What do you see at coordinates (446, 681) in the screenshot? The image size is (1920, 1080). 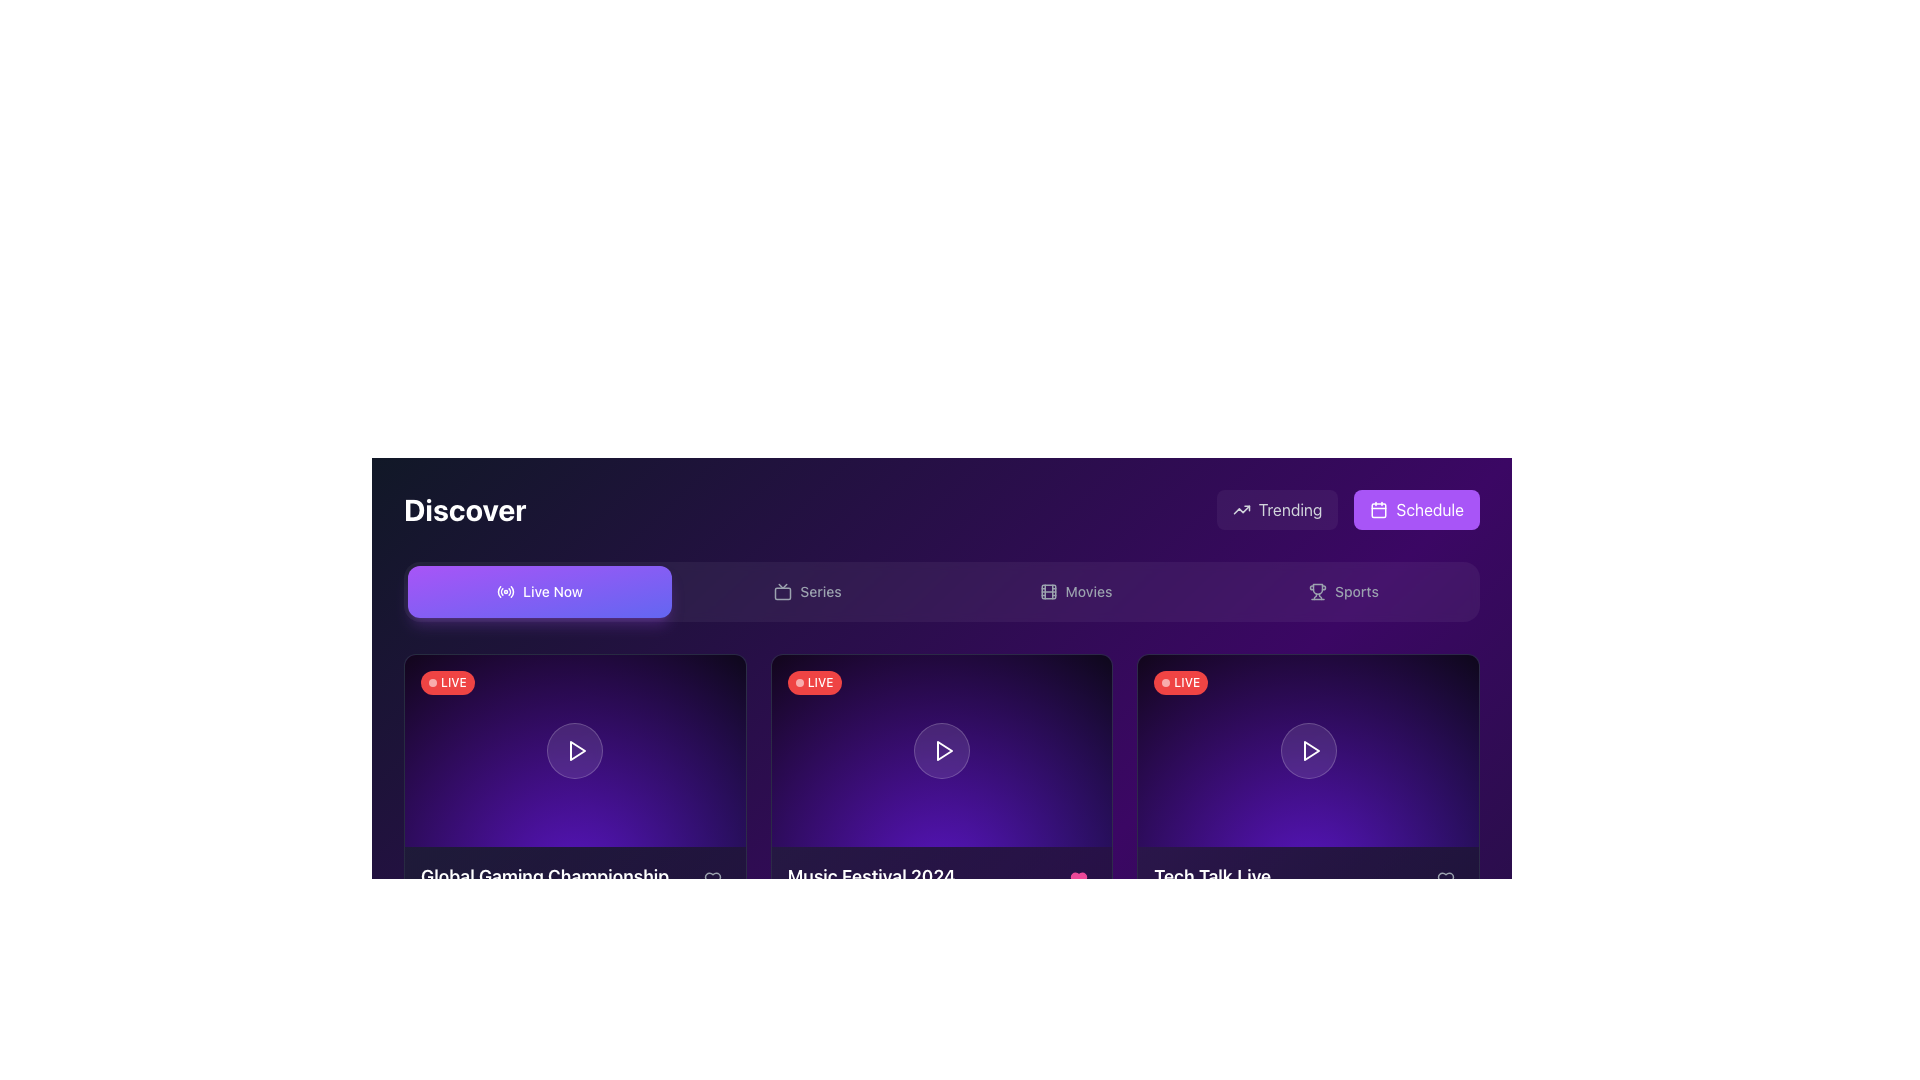 I see `the 'LIVE' badge located at the top-left corner of the leftmost card in the content grid, indicating that the associated content is currently live` at bounding box center [446, 681].